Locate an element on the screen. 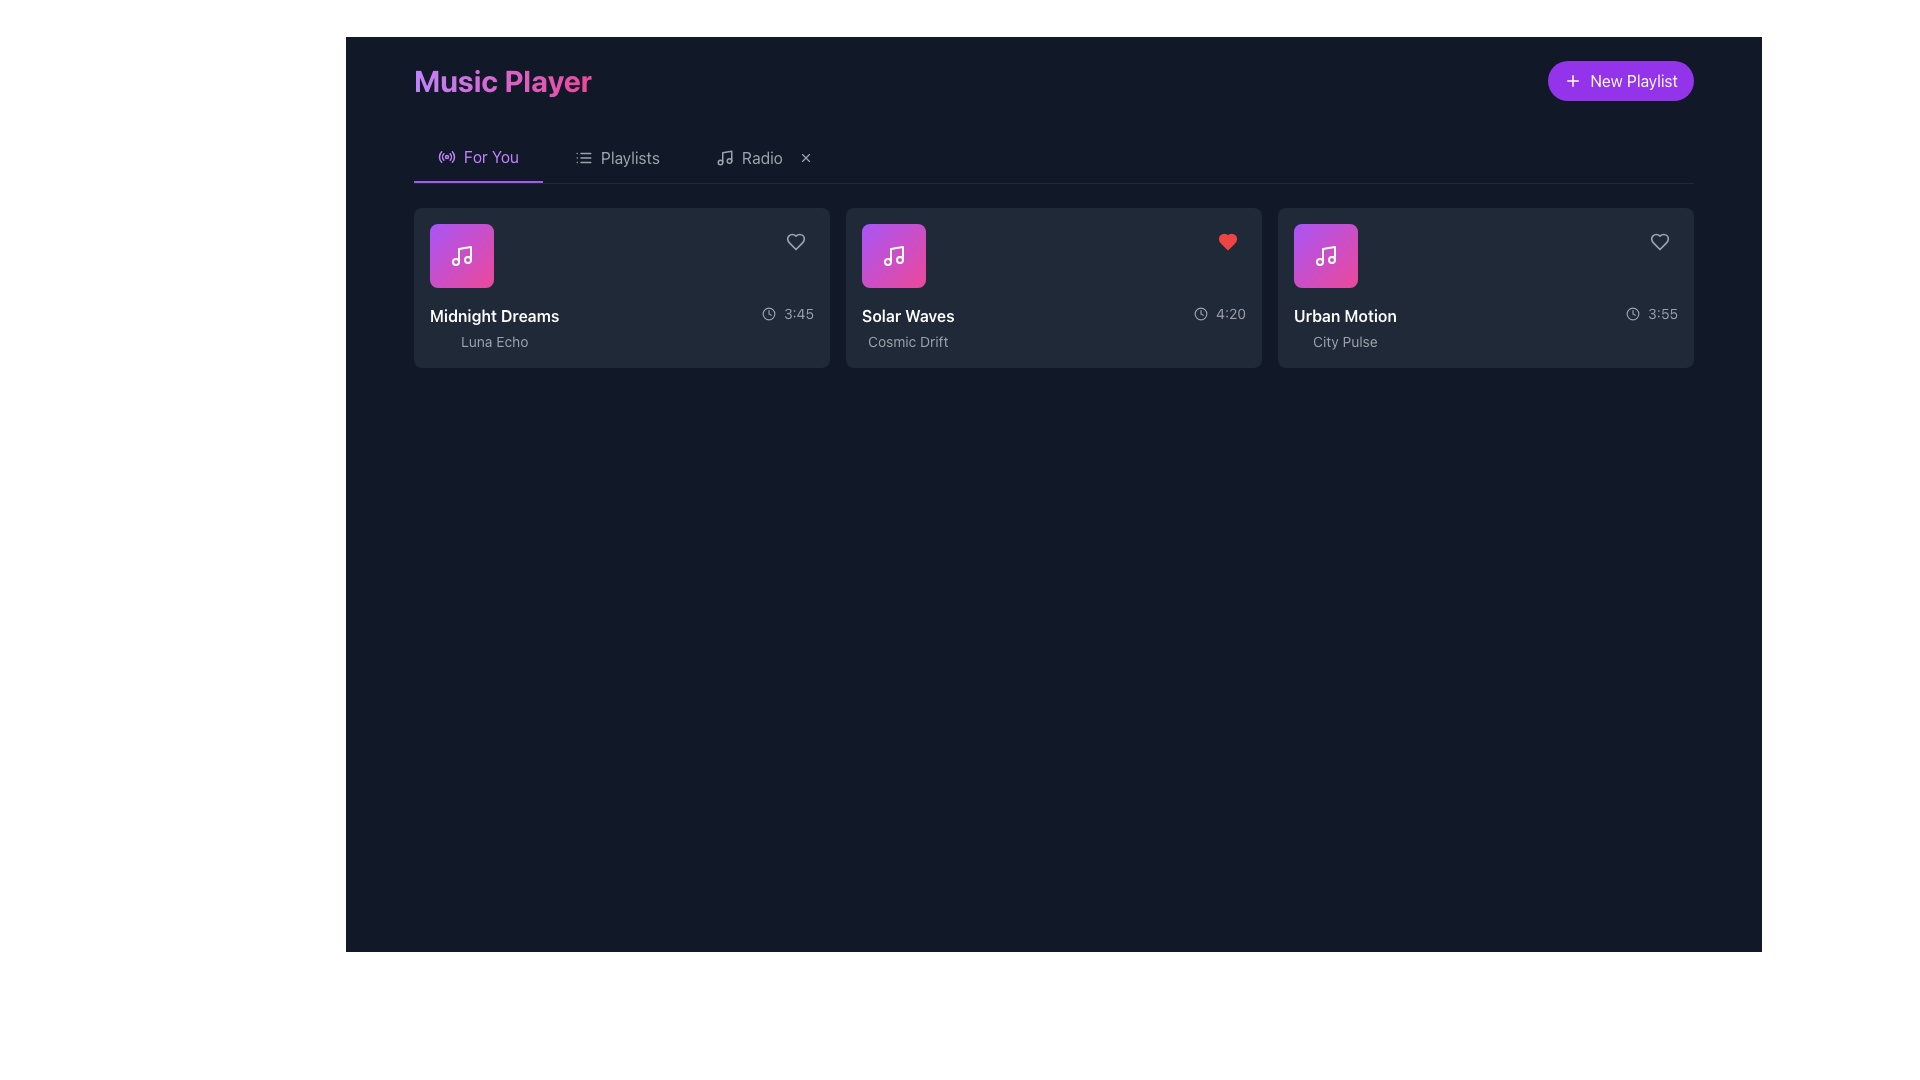 This screenshot has height=1080, width=1920. the clock icon located in the lower-right section of the first music card (Midnight Dreams) is located at coordinates (767, 313).